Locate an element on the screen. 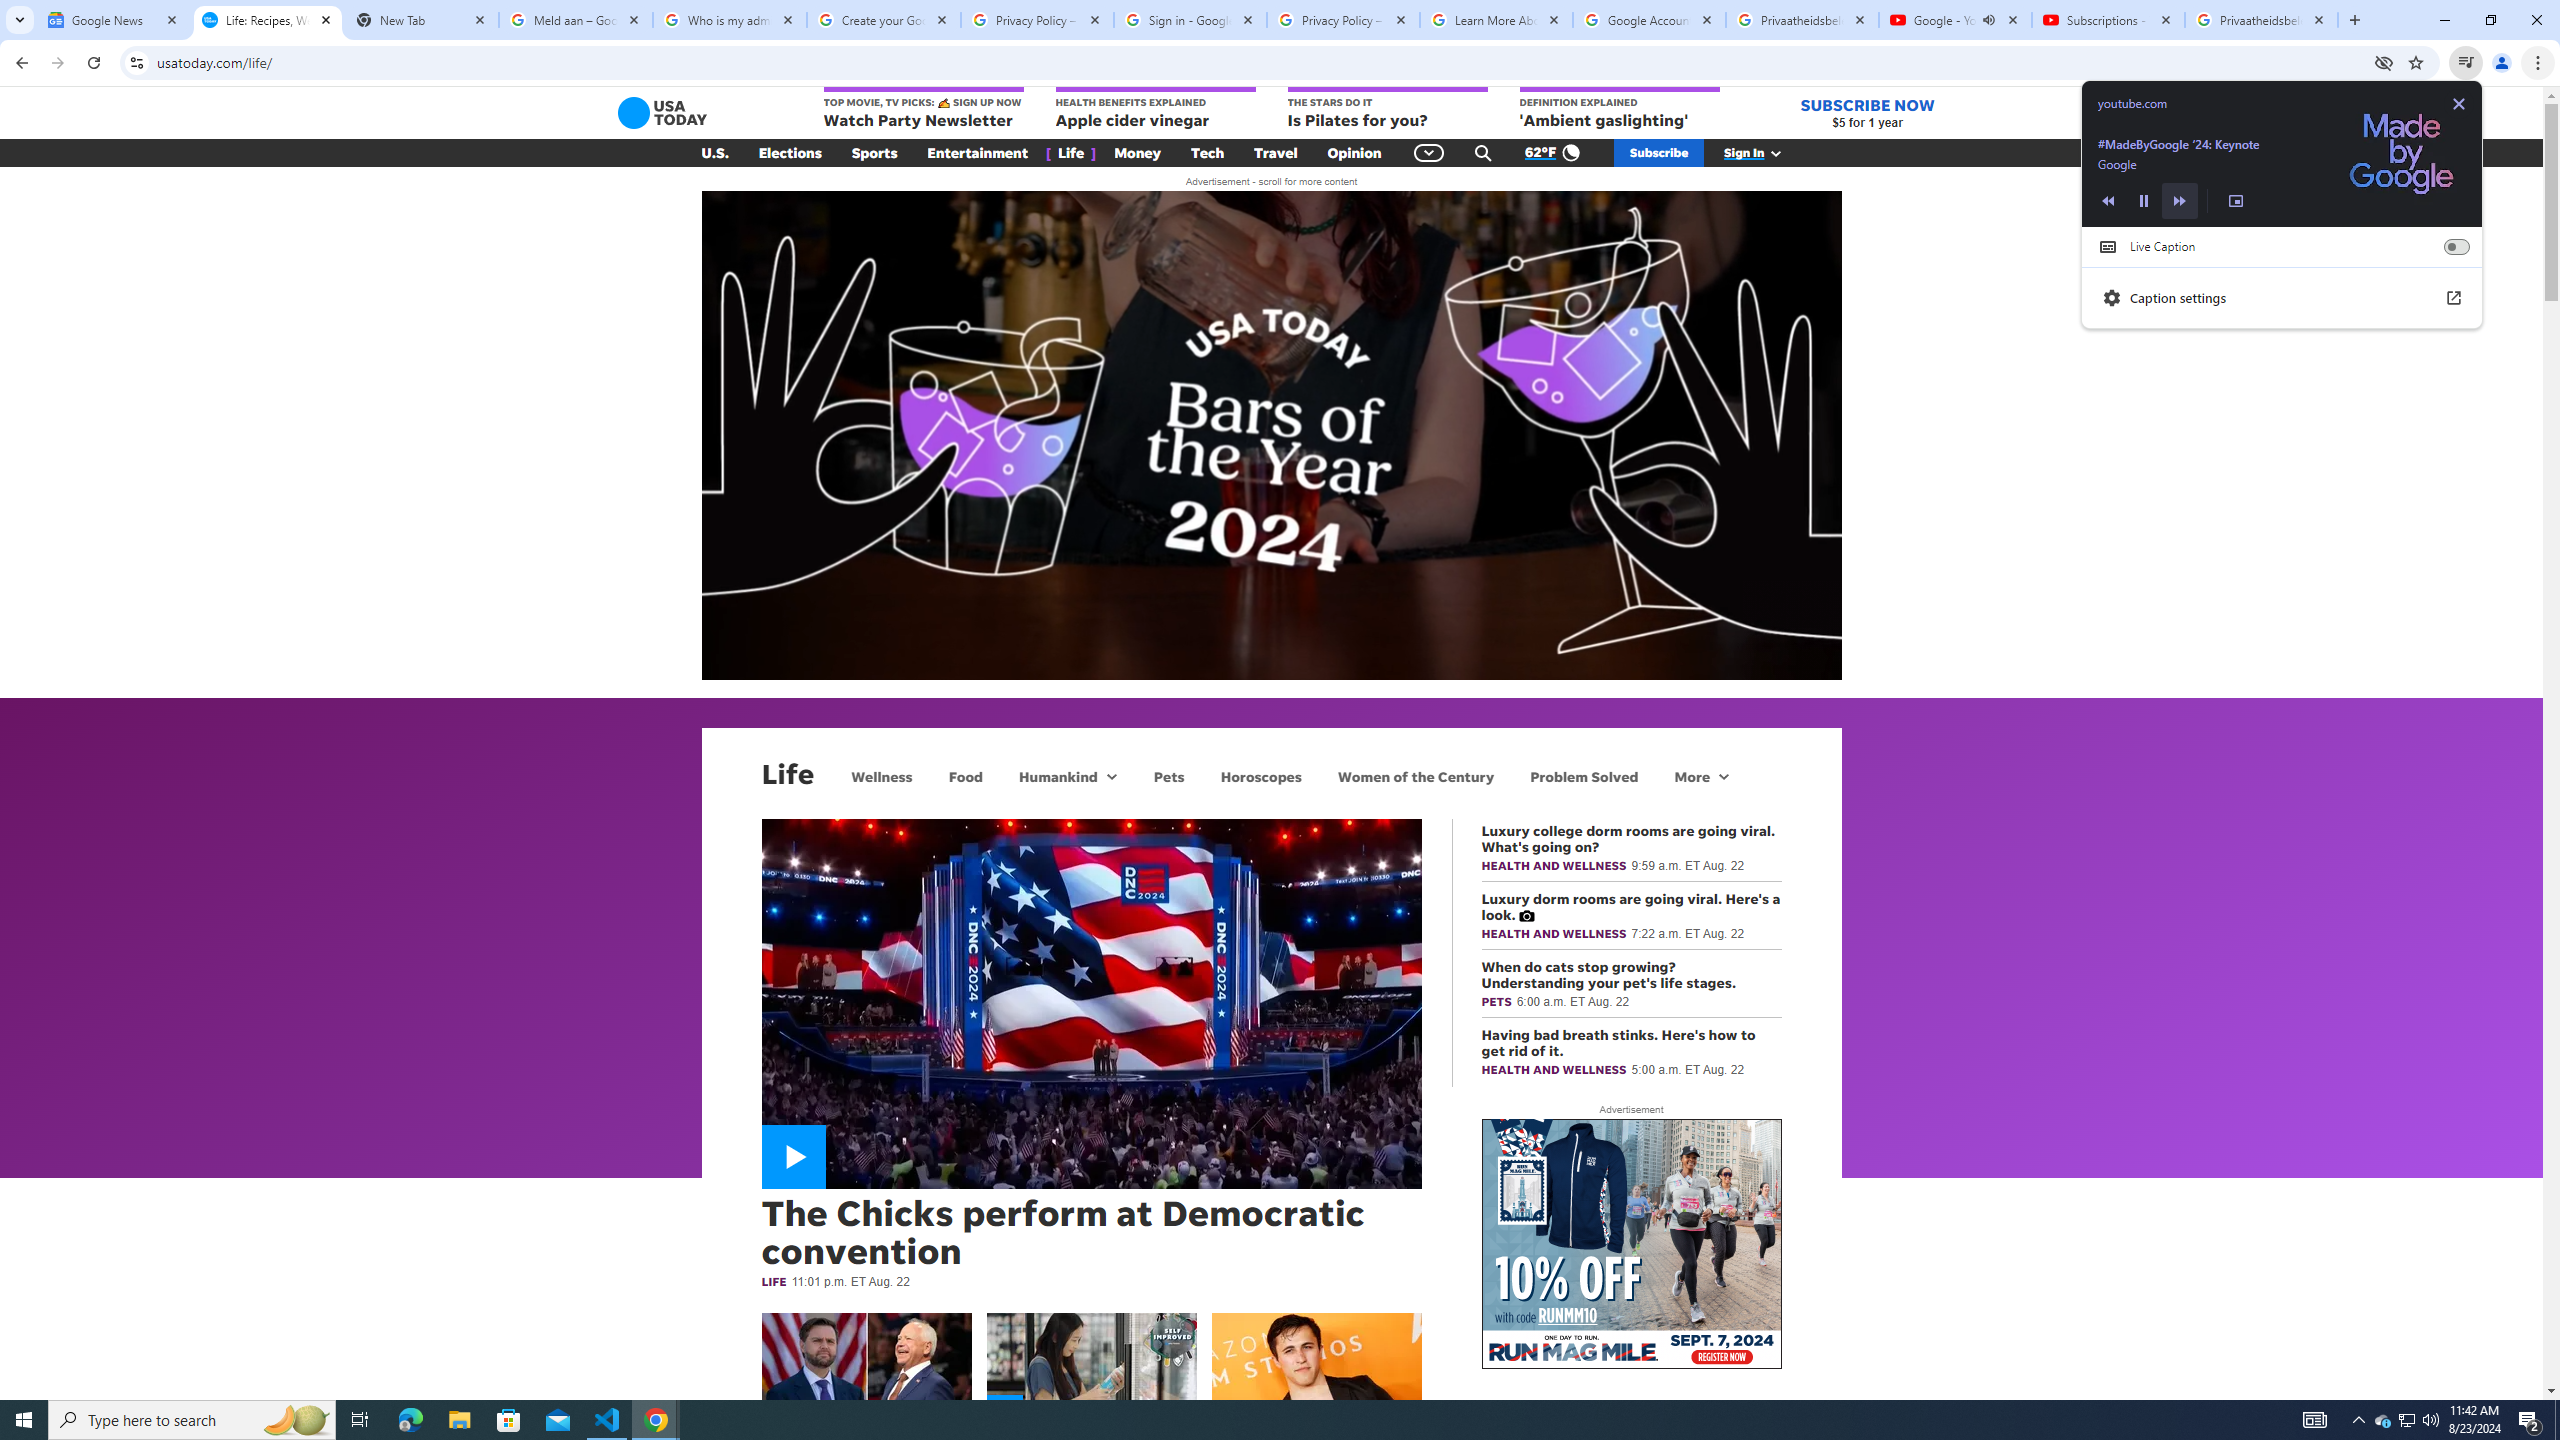 This screenshot has height=1440, width=2560. 'Notification Chevron' is located at coordinates (2359, 1418).